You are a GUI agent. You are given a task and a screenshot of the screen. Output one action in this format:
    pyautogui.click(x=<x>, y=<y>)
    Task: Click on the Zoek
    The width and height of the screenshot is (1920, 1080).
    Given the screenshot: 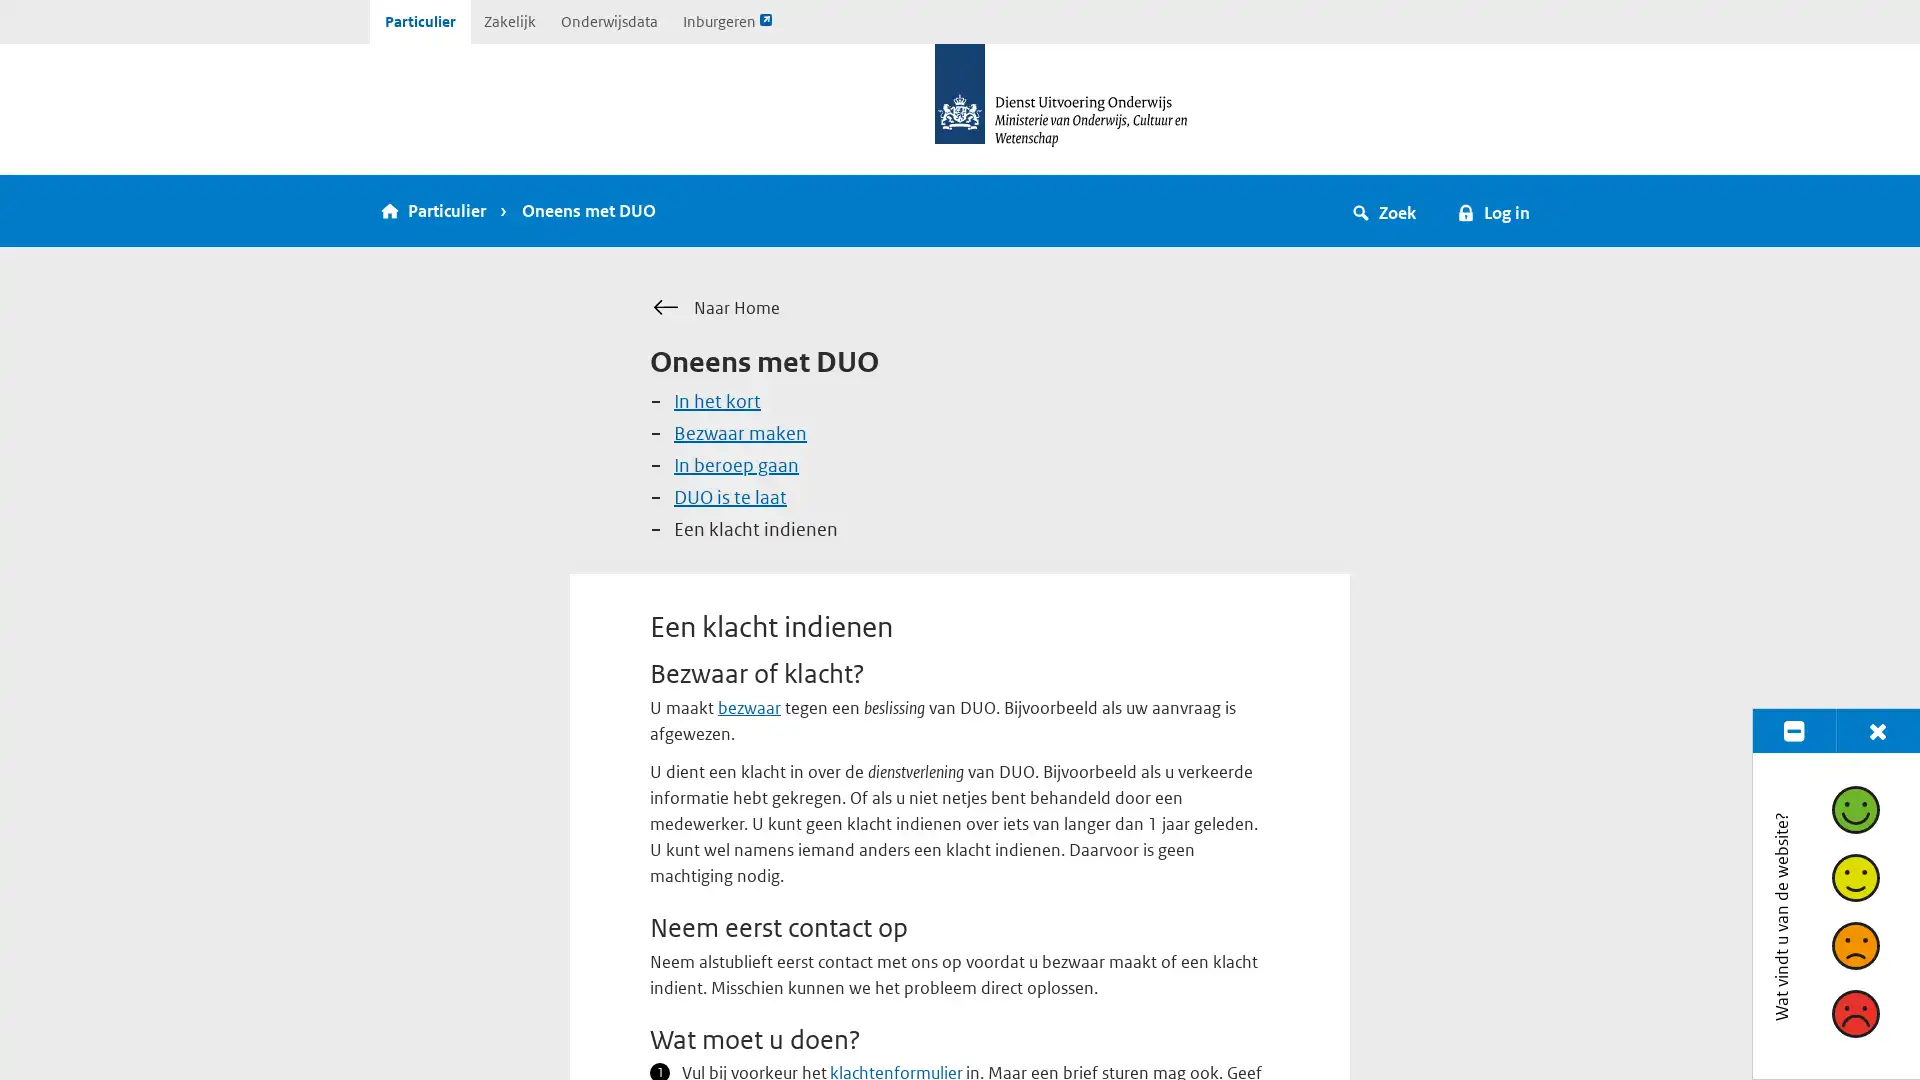 What is the action you would take?
    pyautogui.click(x=1384, y=211)
    